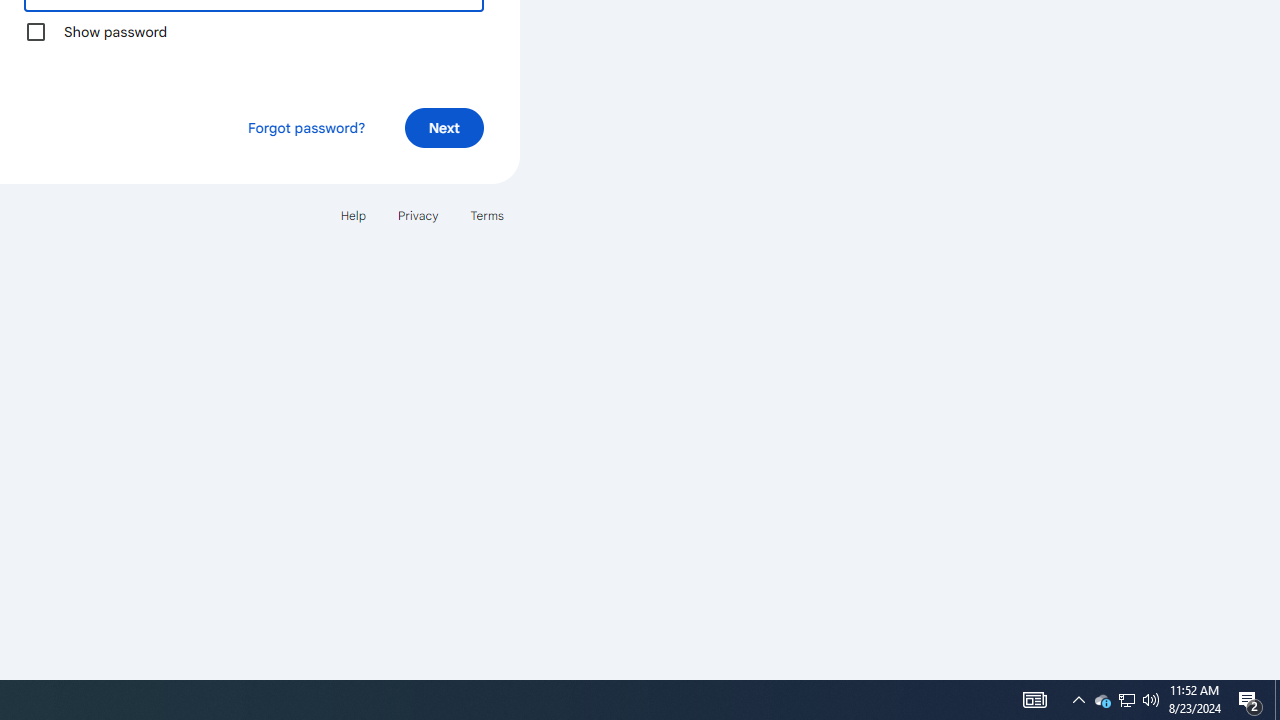 This screenshot has height=720, width=1280. I want to click on 'Help', so click(352, 215).